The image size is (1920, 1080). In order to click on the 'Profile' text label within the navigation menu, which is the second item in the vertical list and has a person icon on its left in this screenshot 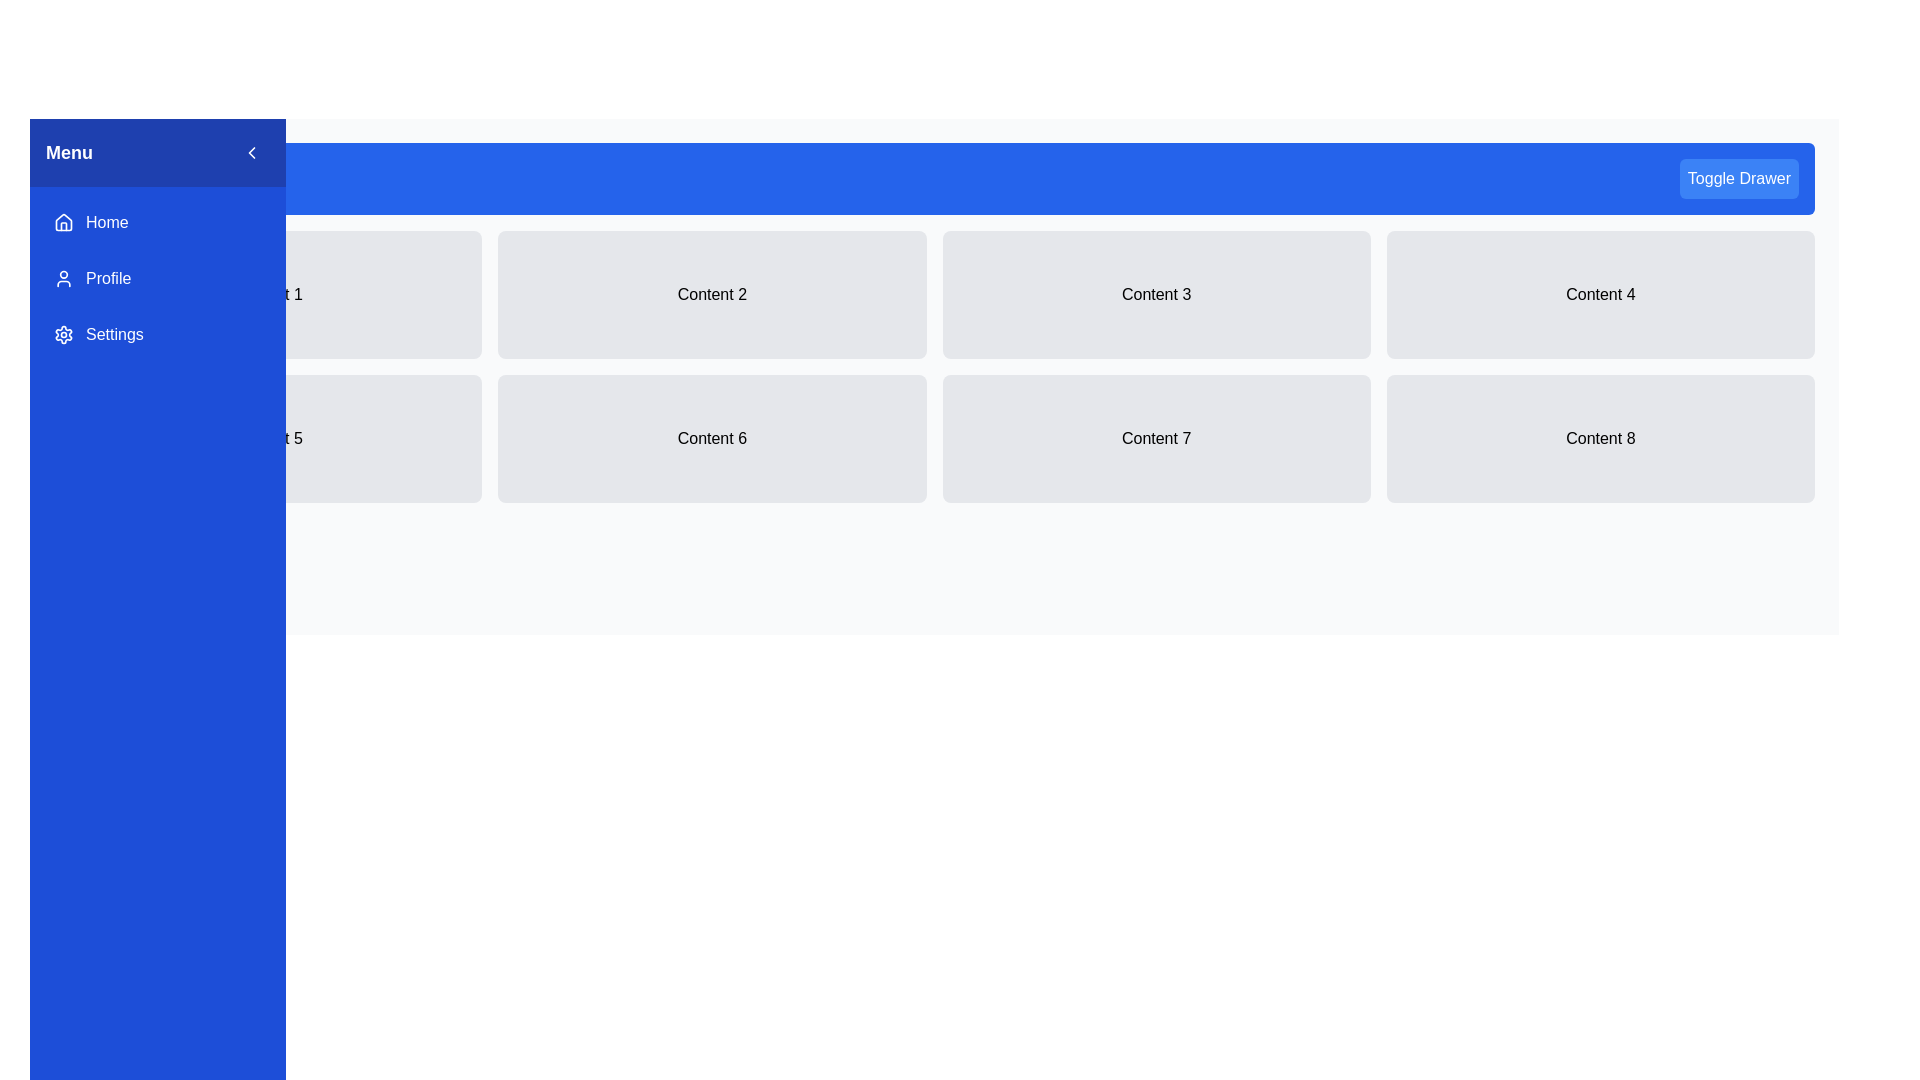, I will do `click(107, 278)`.